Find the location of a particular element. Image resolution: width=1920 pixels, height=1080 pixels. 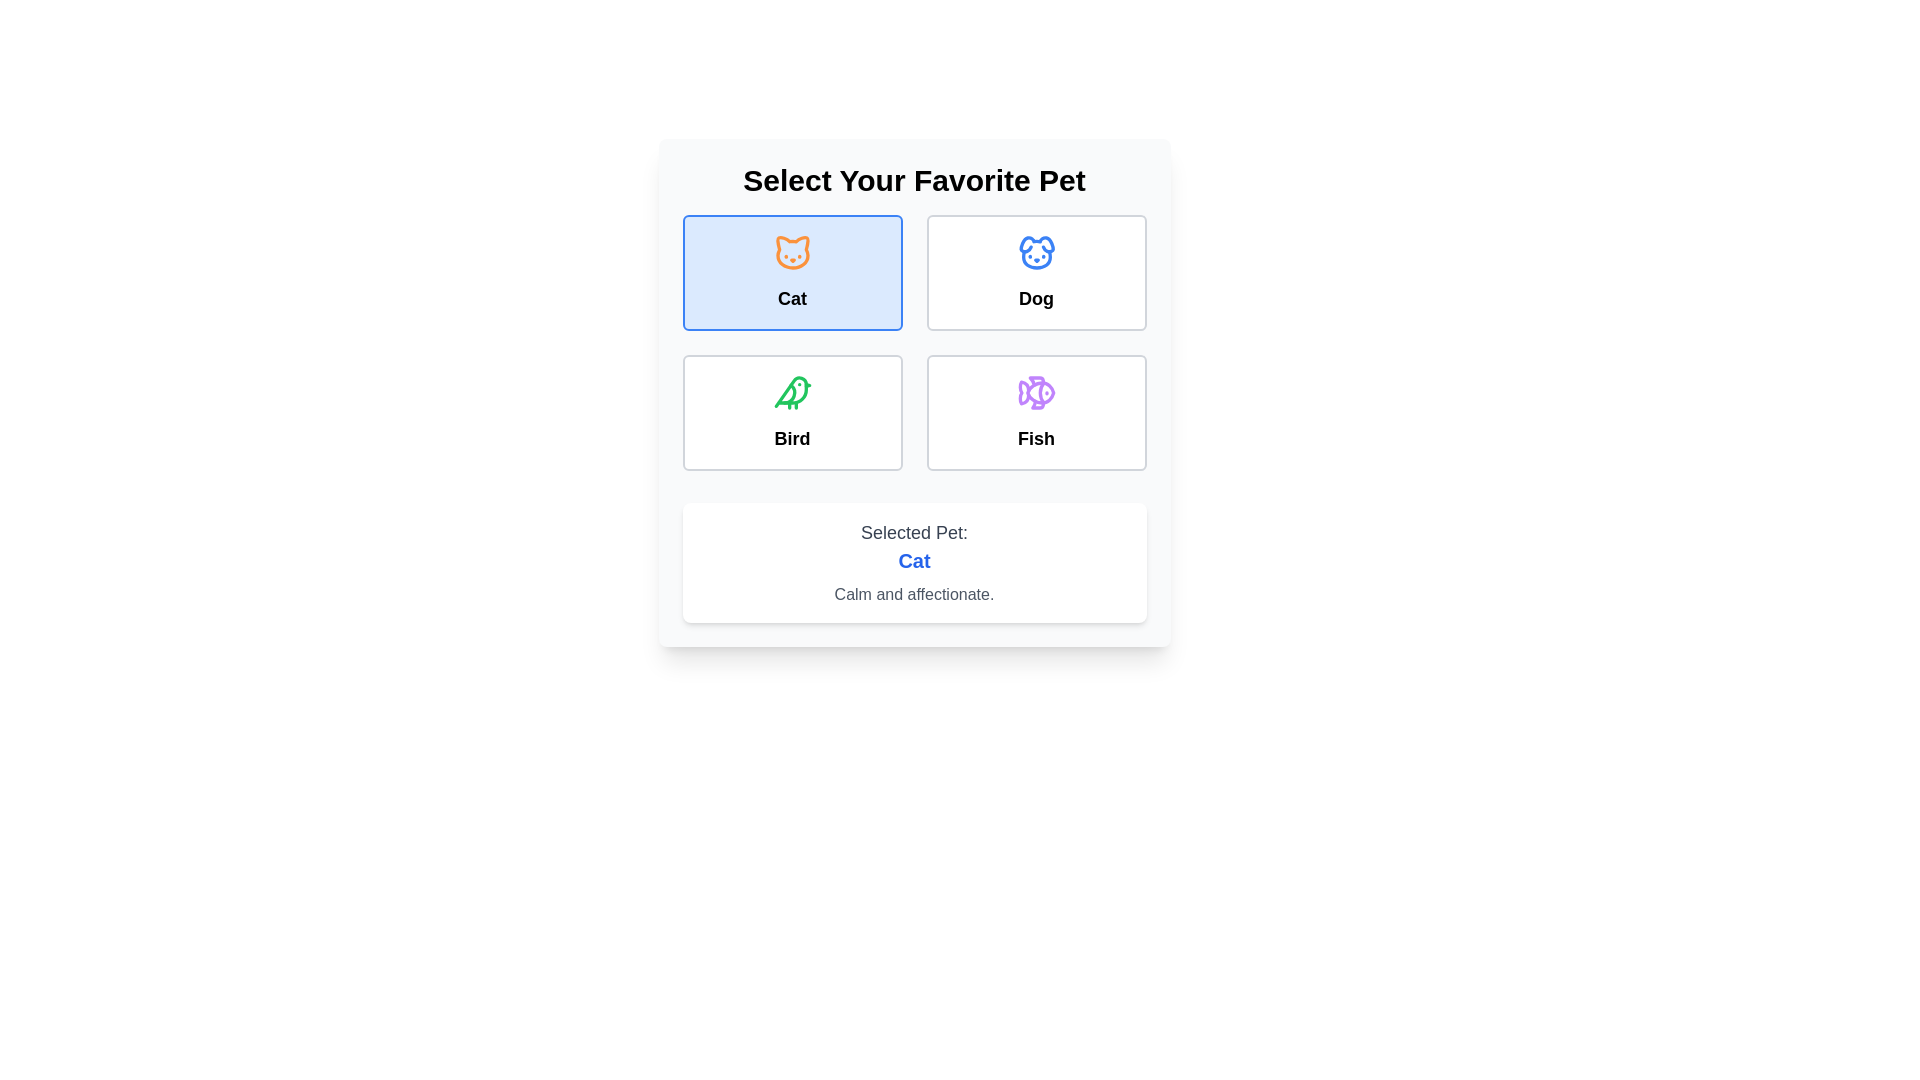

the purple fish icon located in the bottom-right section of the 'Select Your Favorite Pet' grid is located at coordinates (1023, 393).